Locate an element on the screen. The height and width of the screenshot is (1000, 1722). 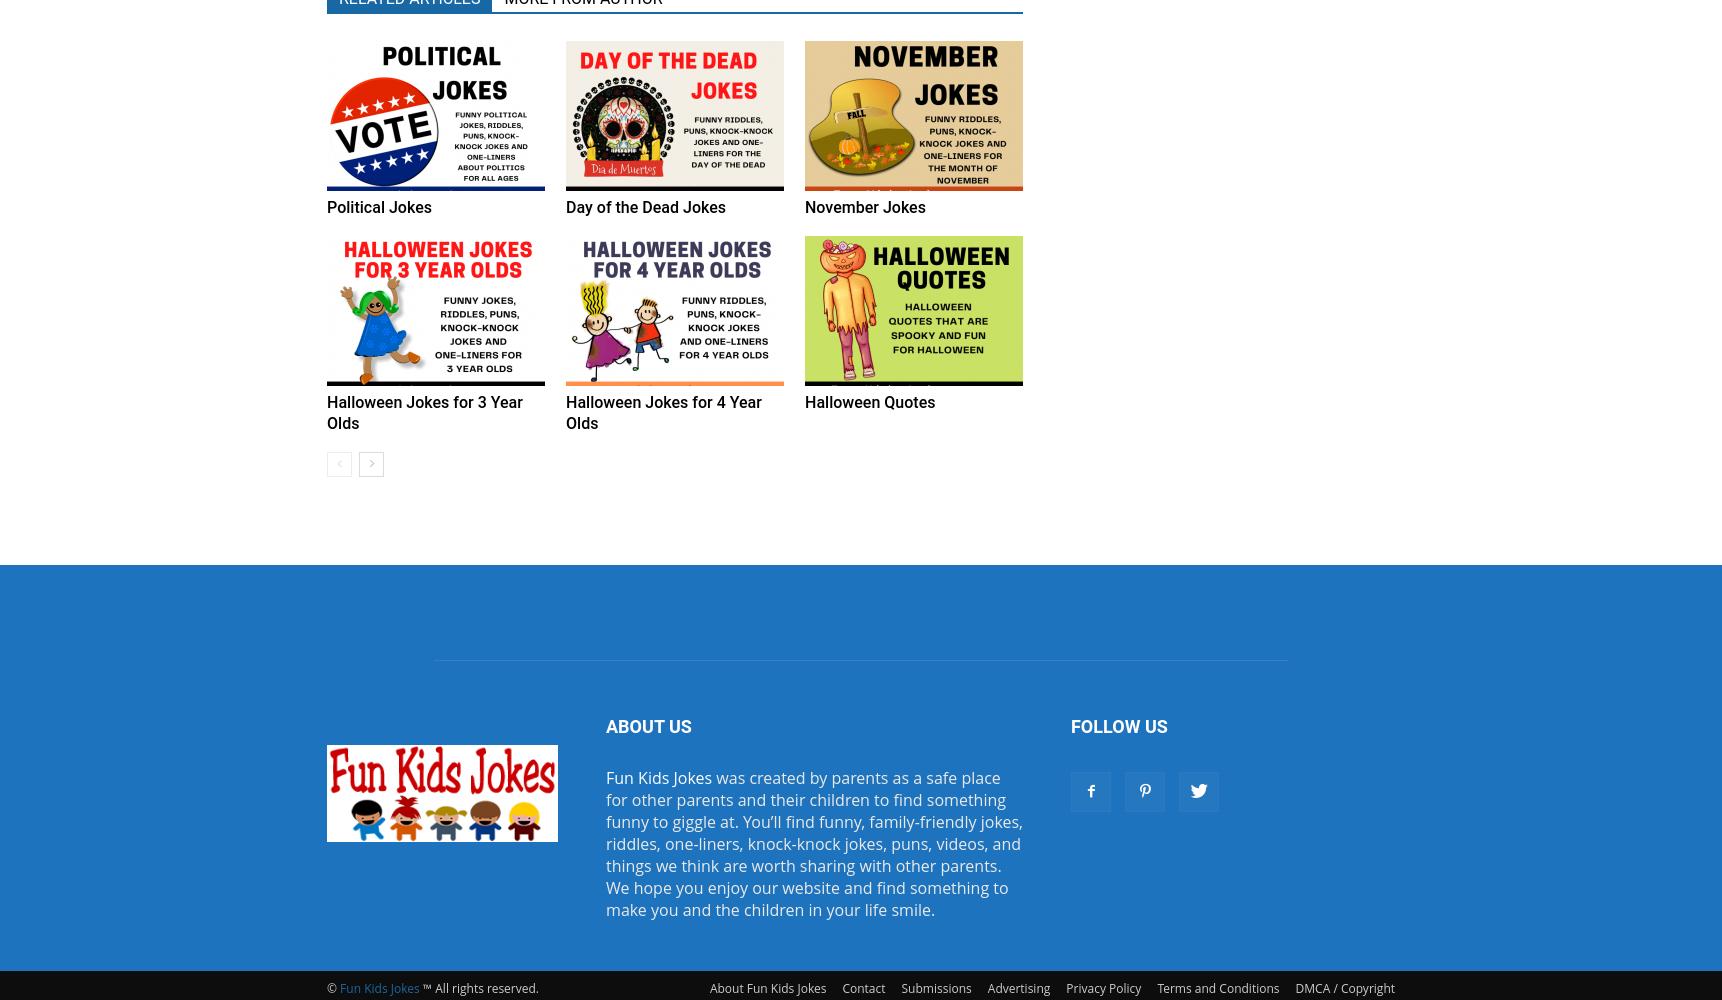
'Day of the Dead Jokes' is located at coordinates (645, 206).